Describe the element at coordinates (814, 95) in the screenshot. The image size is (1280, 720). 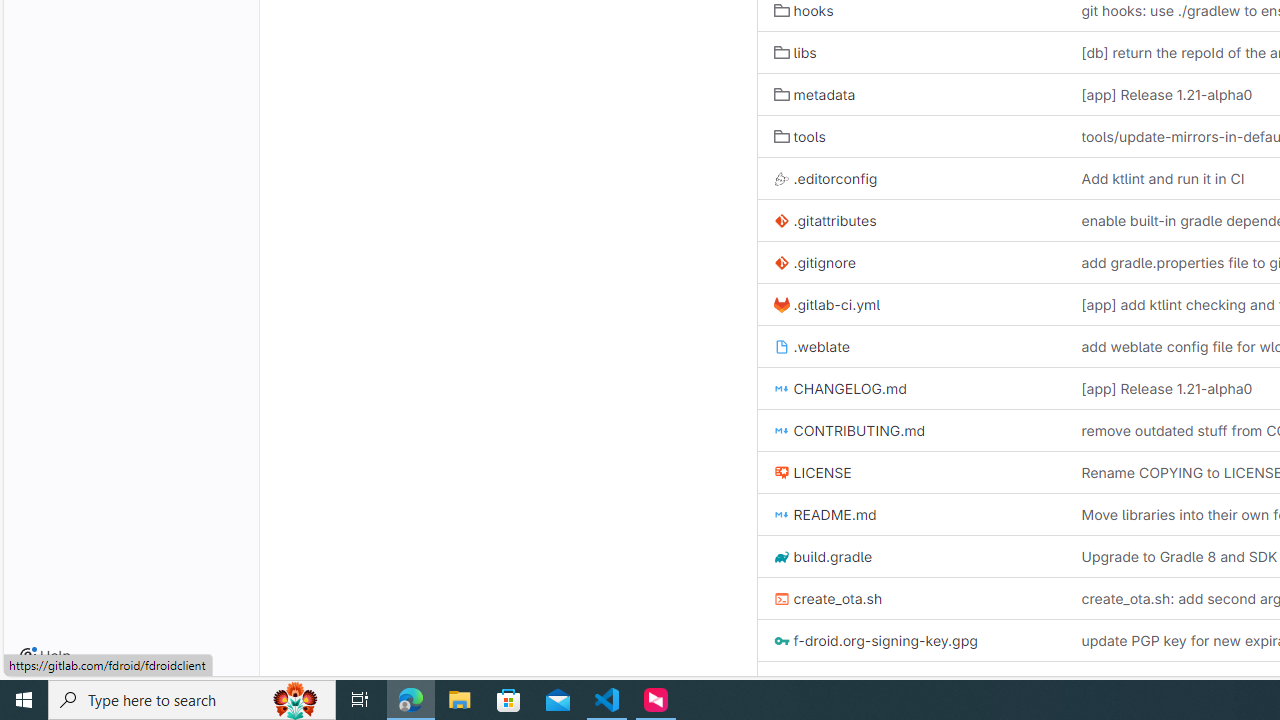
I see `'metadata'` at that location.